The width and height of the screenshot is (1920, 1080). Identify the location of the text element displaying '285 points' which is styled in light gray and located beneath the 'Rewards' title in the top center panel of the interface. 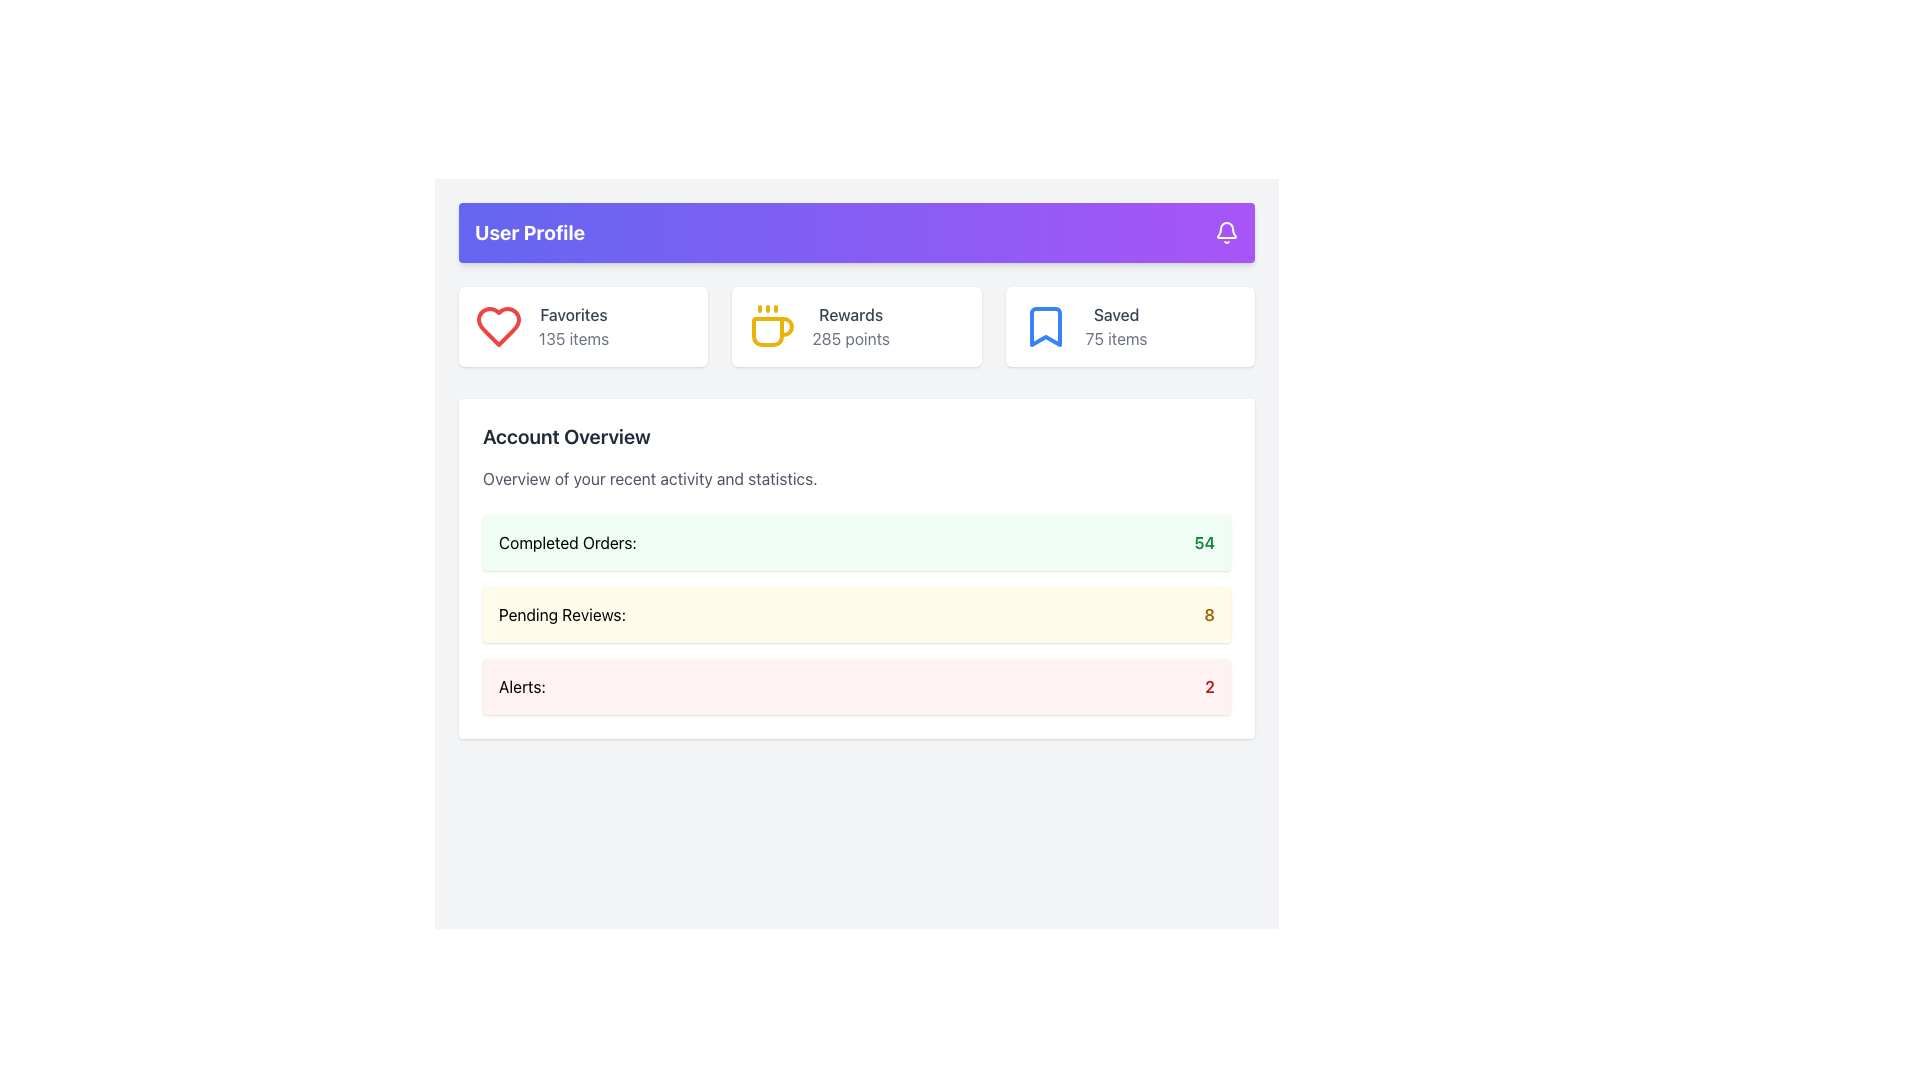
(851, 338).